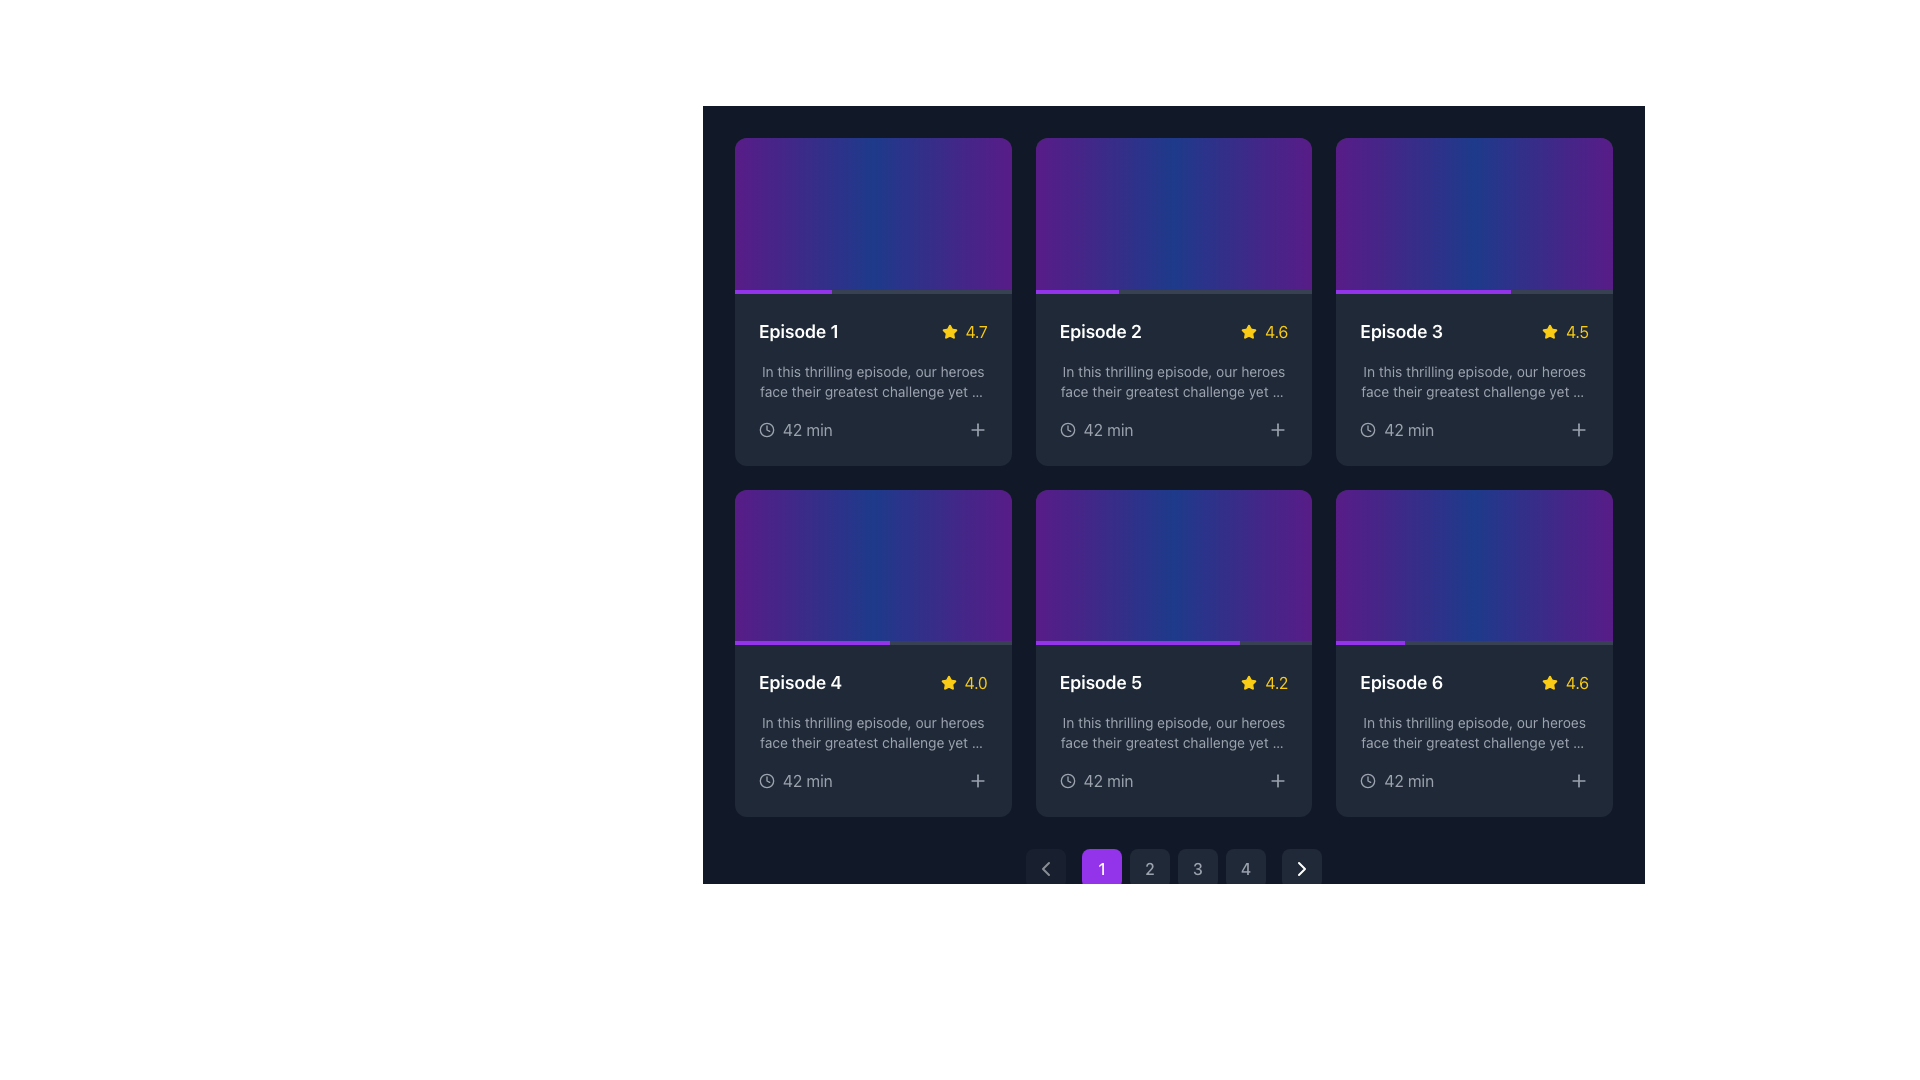 The width and height of the screenshot is (1920, 1080). Describe the element at coordinates (1367, 428) in the screenshot. I see `the decorative circle element of the clock icon located in the bottom-left corner of the Episode 3 card to engage with nearby elements` at that location.